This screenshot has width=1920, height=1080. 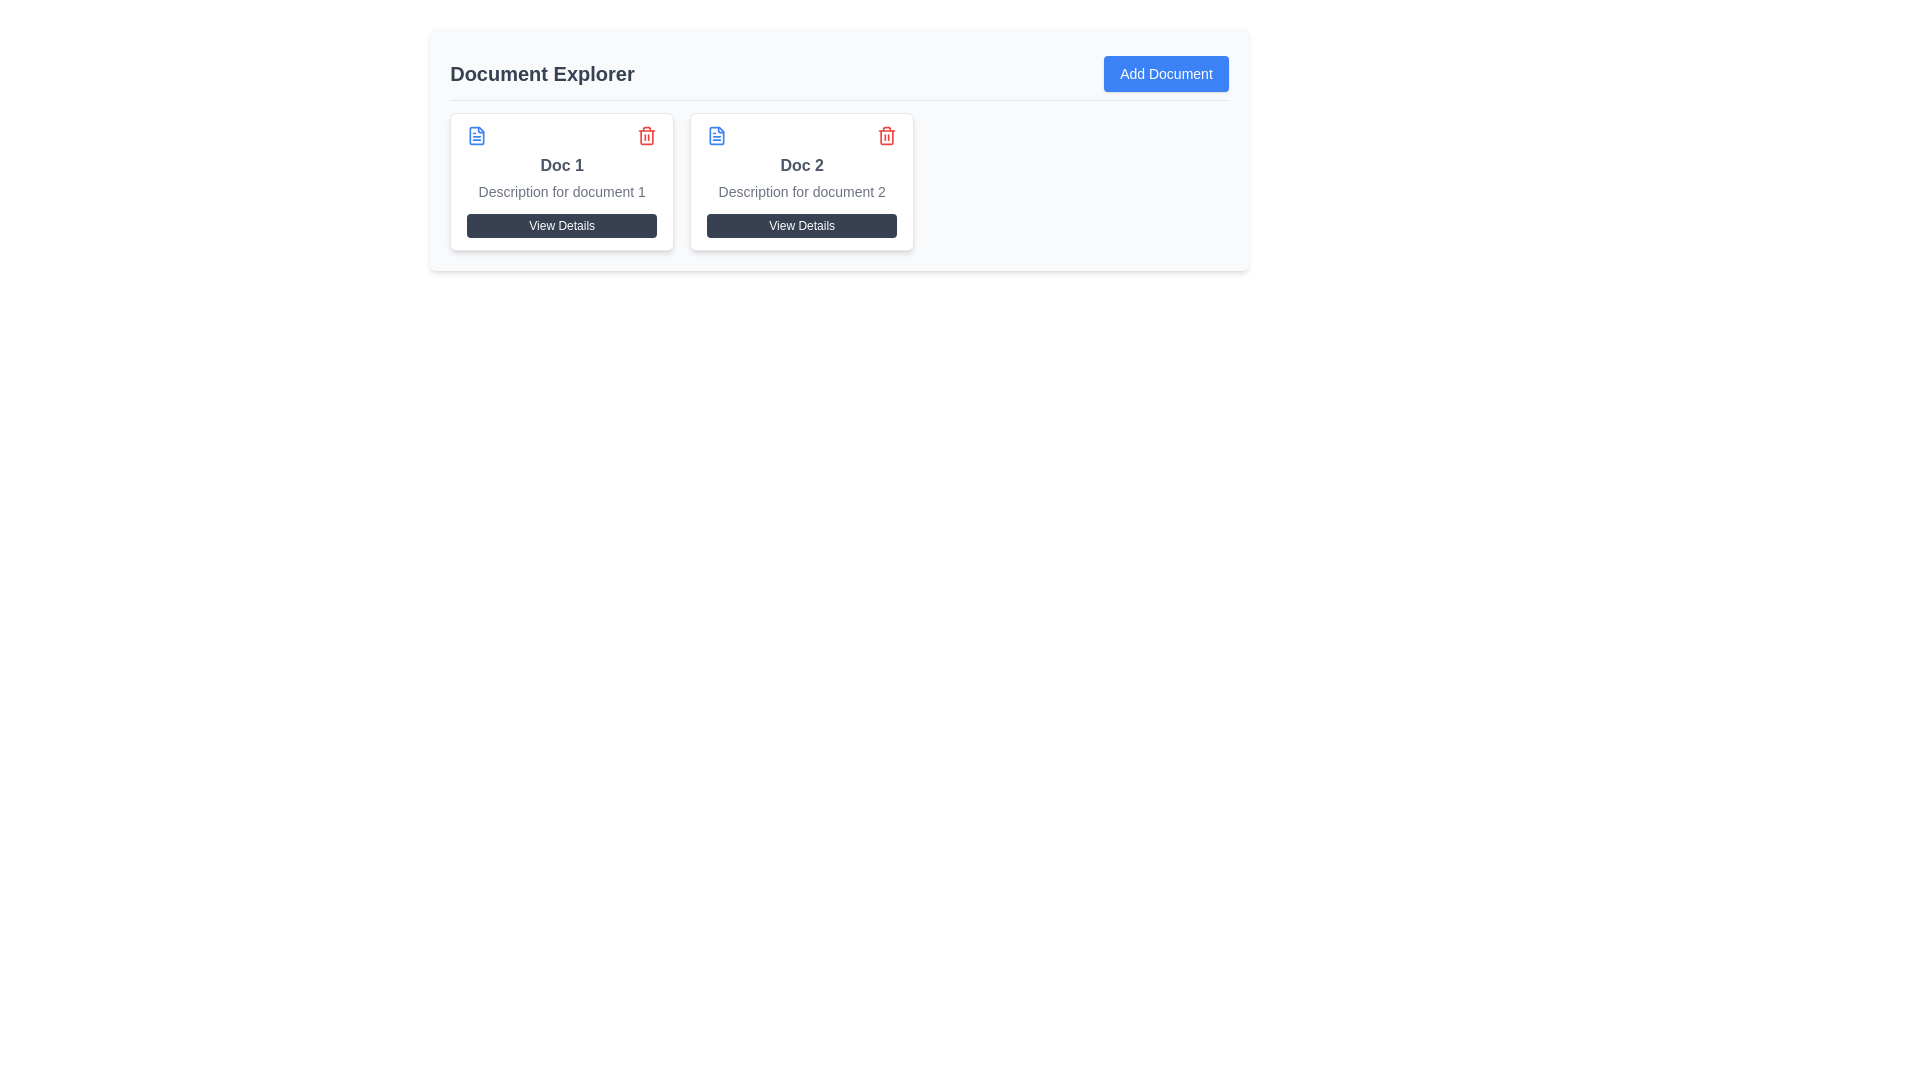 I want to click on the button located at the bottom of the card labeled 'Doc 1', so click(x=561, y=225).